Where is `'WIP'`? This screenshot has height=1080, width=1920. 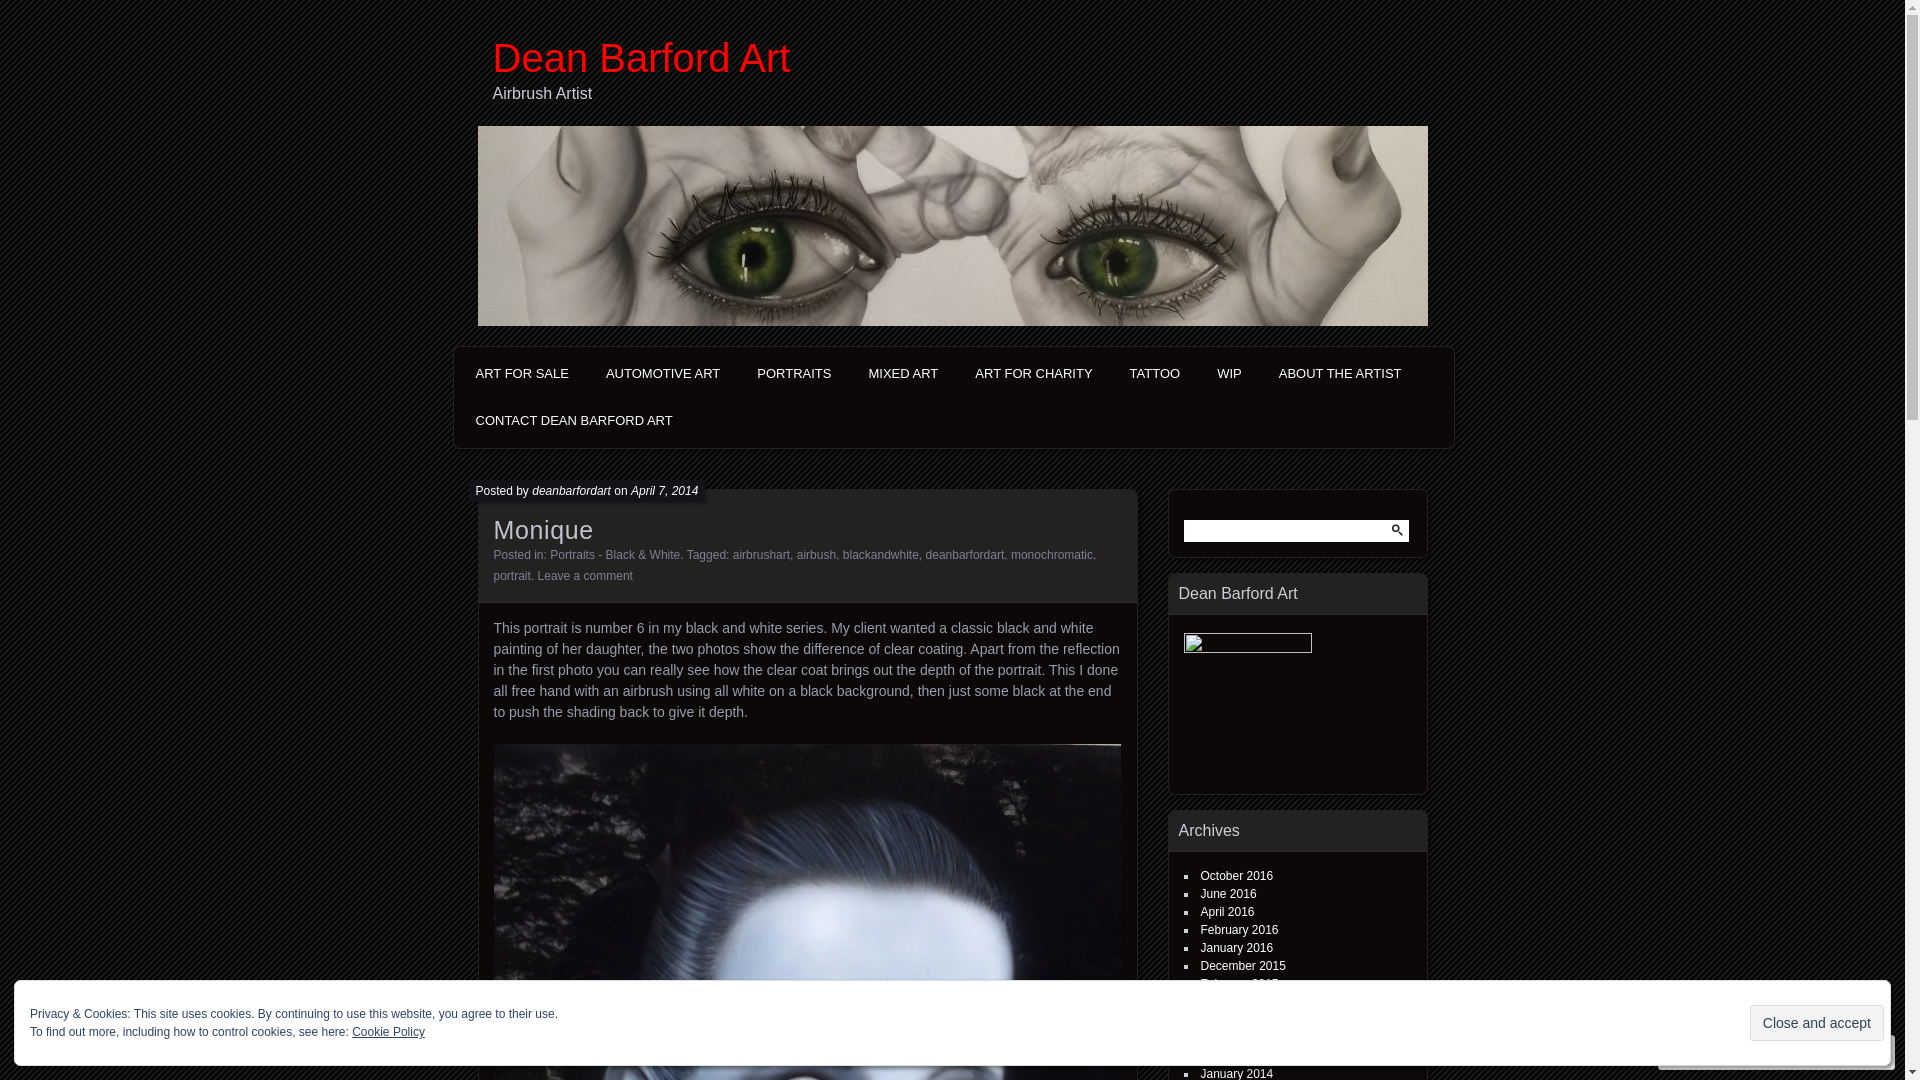
'WIP' is located at coordinates (1228, 374).